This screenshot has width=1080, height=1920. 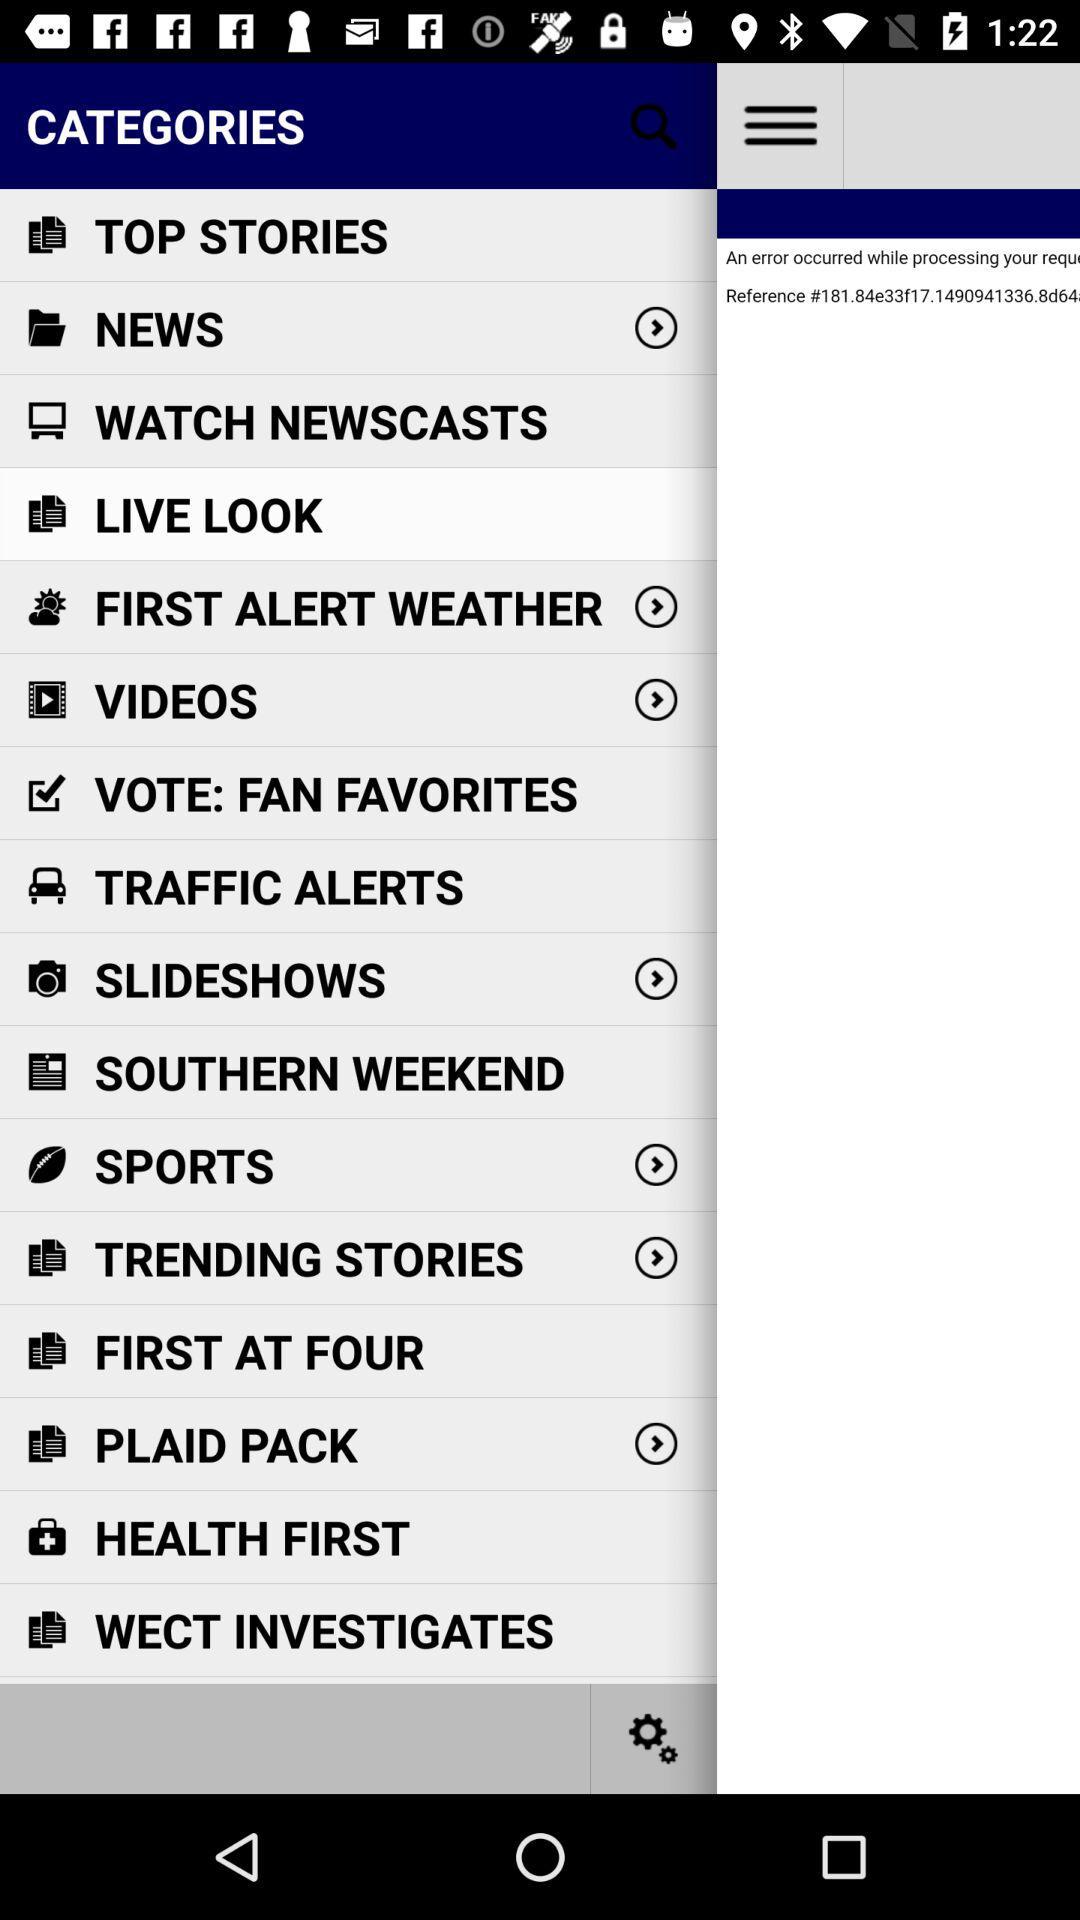 What do you see at coordinates (778, 124) in the screenshot?
I see `the menu icon` at bounding box center [778, 124].